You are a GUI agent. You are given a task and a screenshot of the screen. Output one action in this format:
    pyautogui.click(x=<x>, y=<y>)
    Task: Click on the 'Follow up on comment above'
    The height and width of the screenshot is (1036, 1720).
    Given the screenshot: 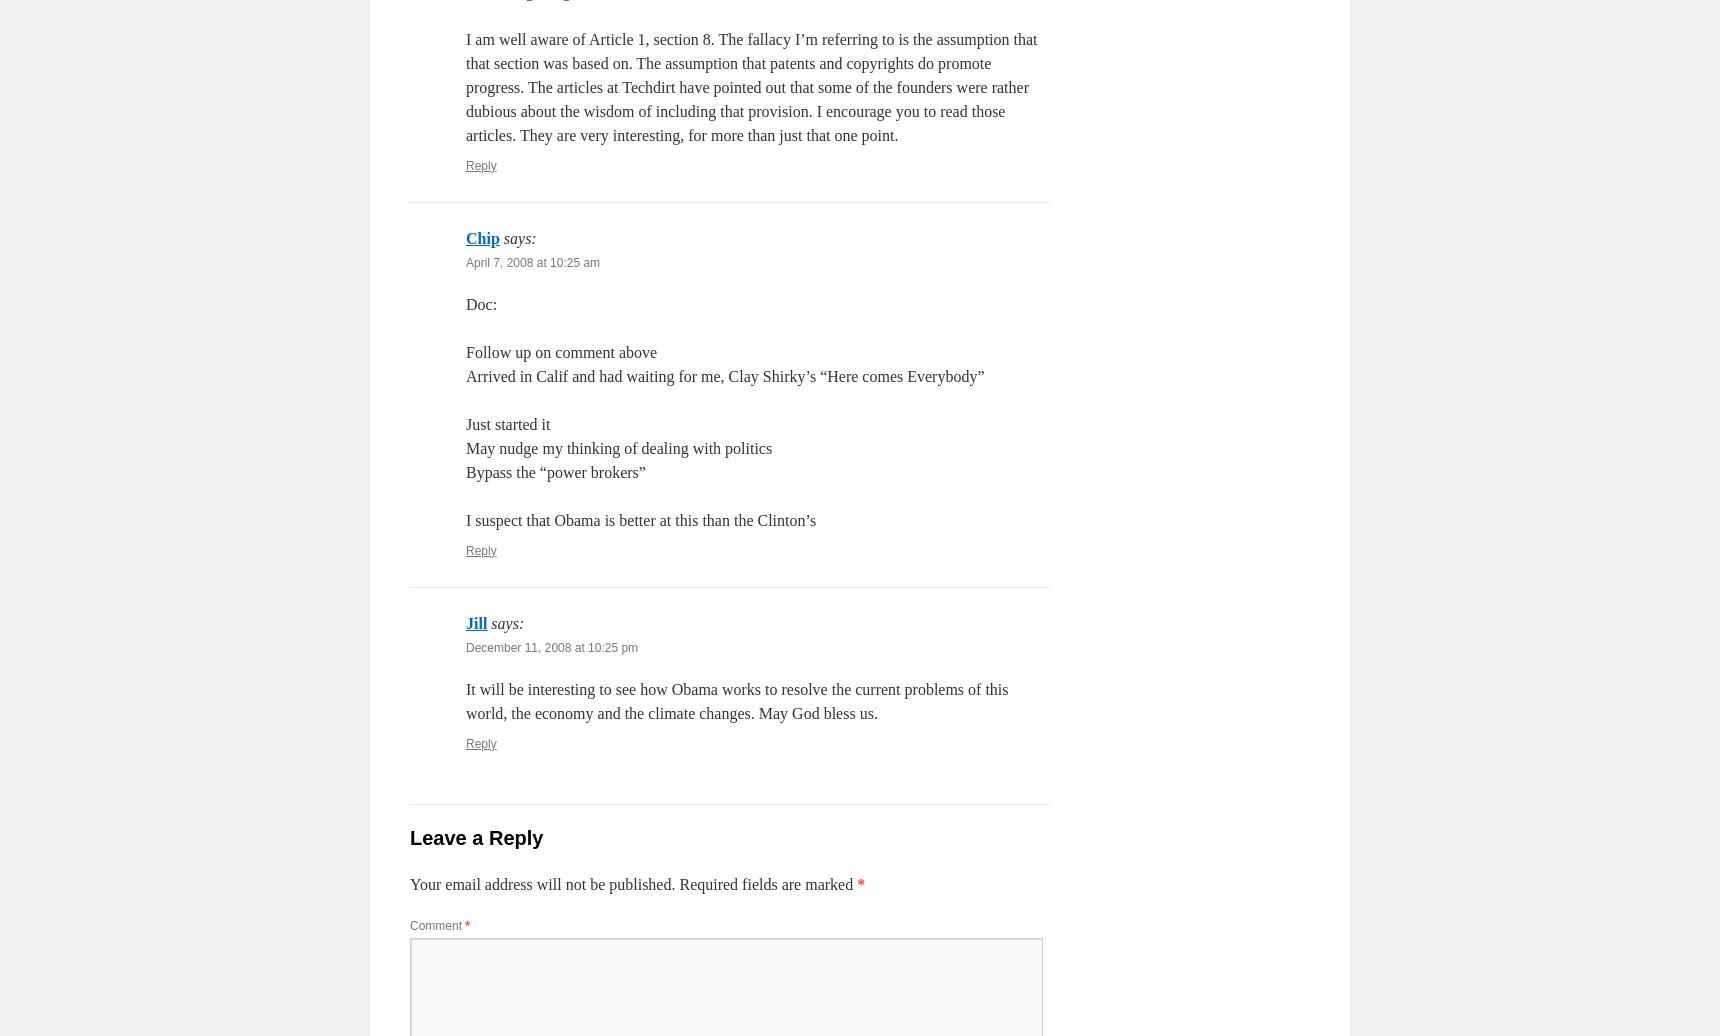 What is the action you would take?
    pyautogui.click(x=561, y=351)
    